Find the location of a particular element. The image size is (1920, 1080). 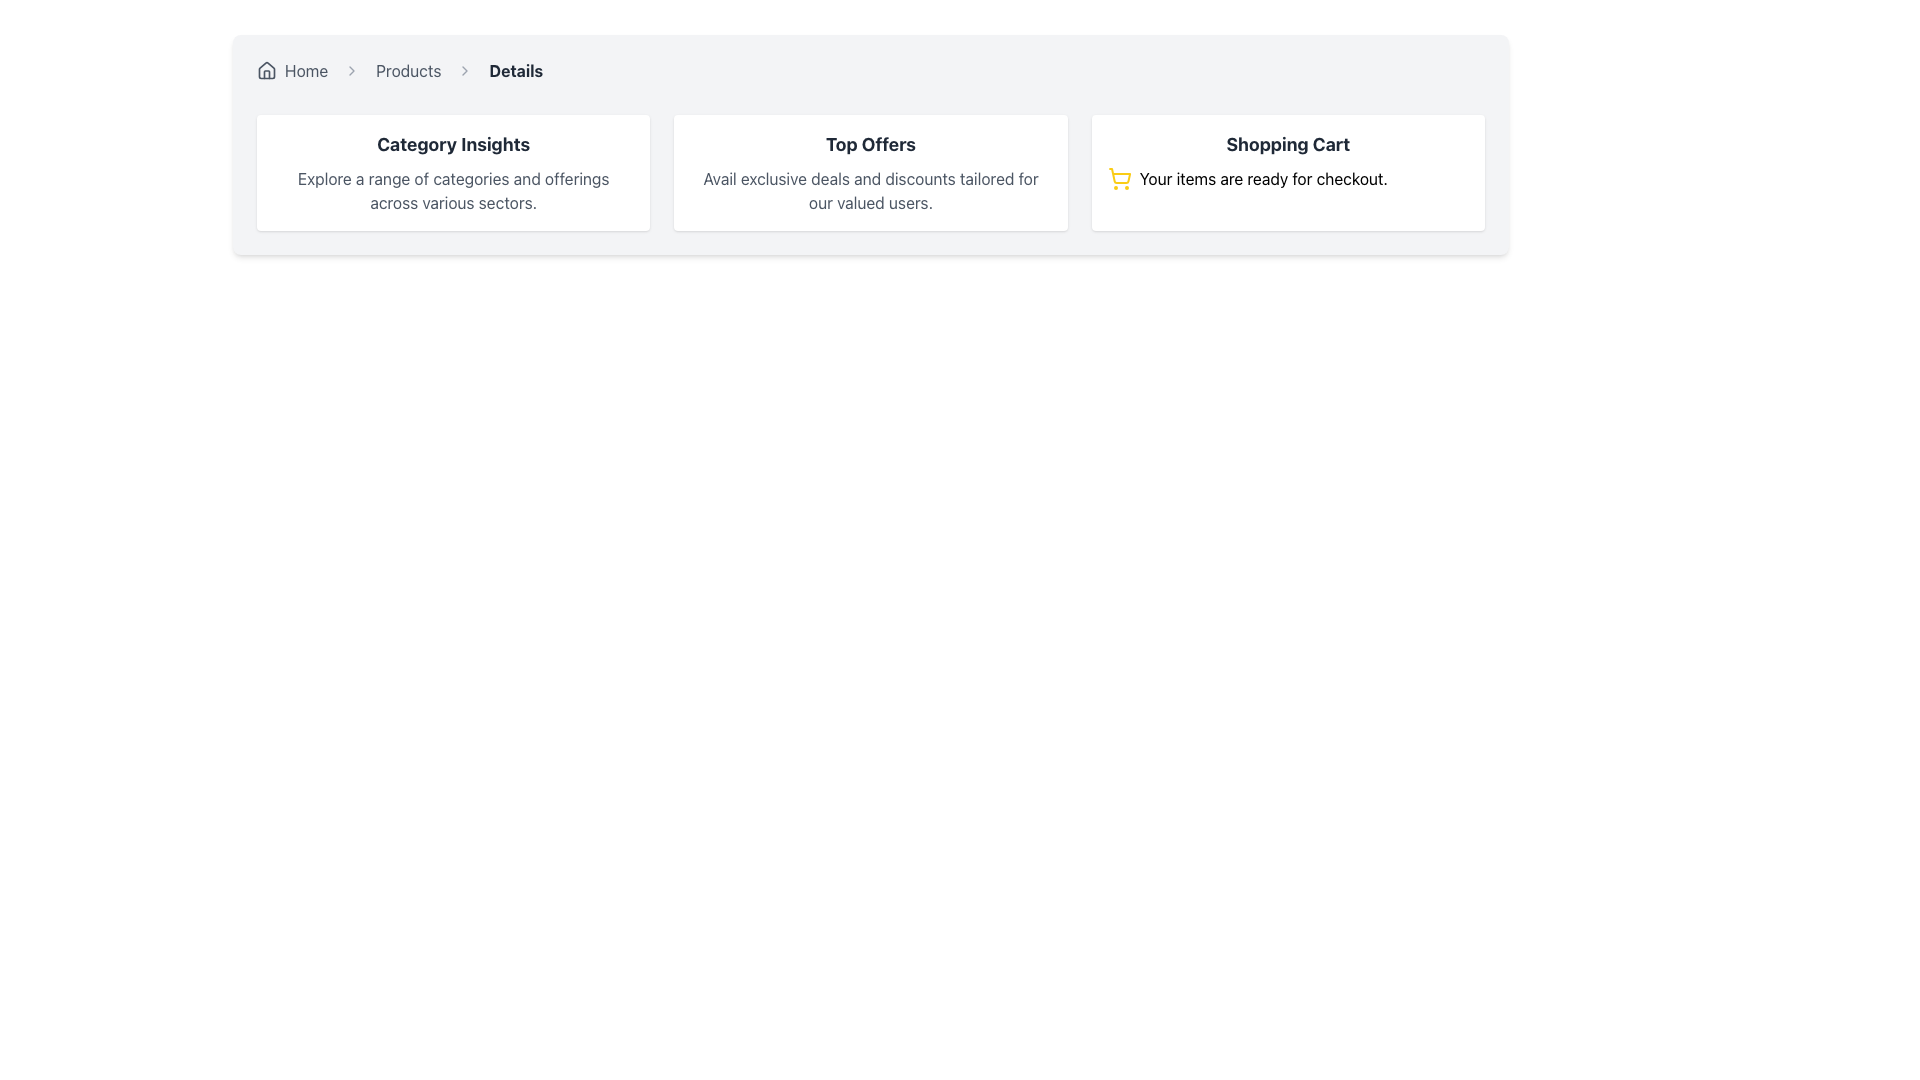

the Informational card, which is the second card in a three-card layout, located centrally between the 'Category Insights' card and the 'Shopping Cart' card is located at coordinates (870, 172).